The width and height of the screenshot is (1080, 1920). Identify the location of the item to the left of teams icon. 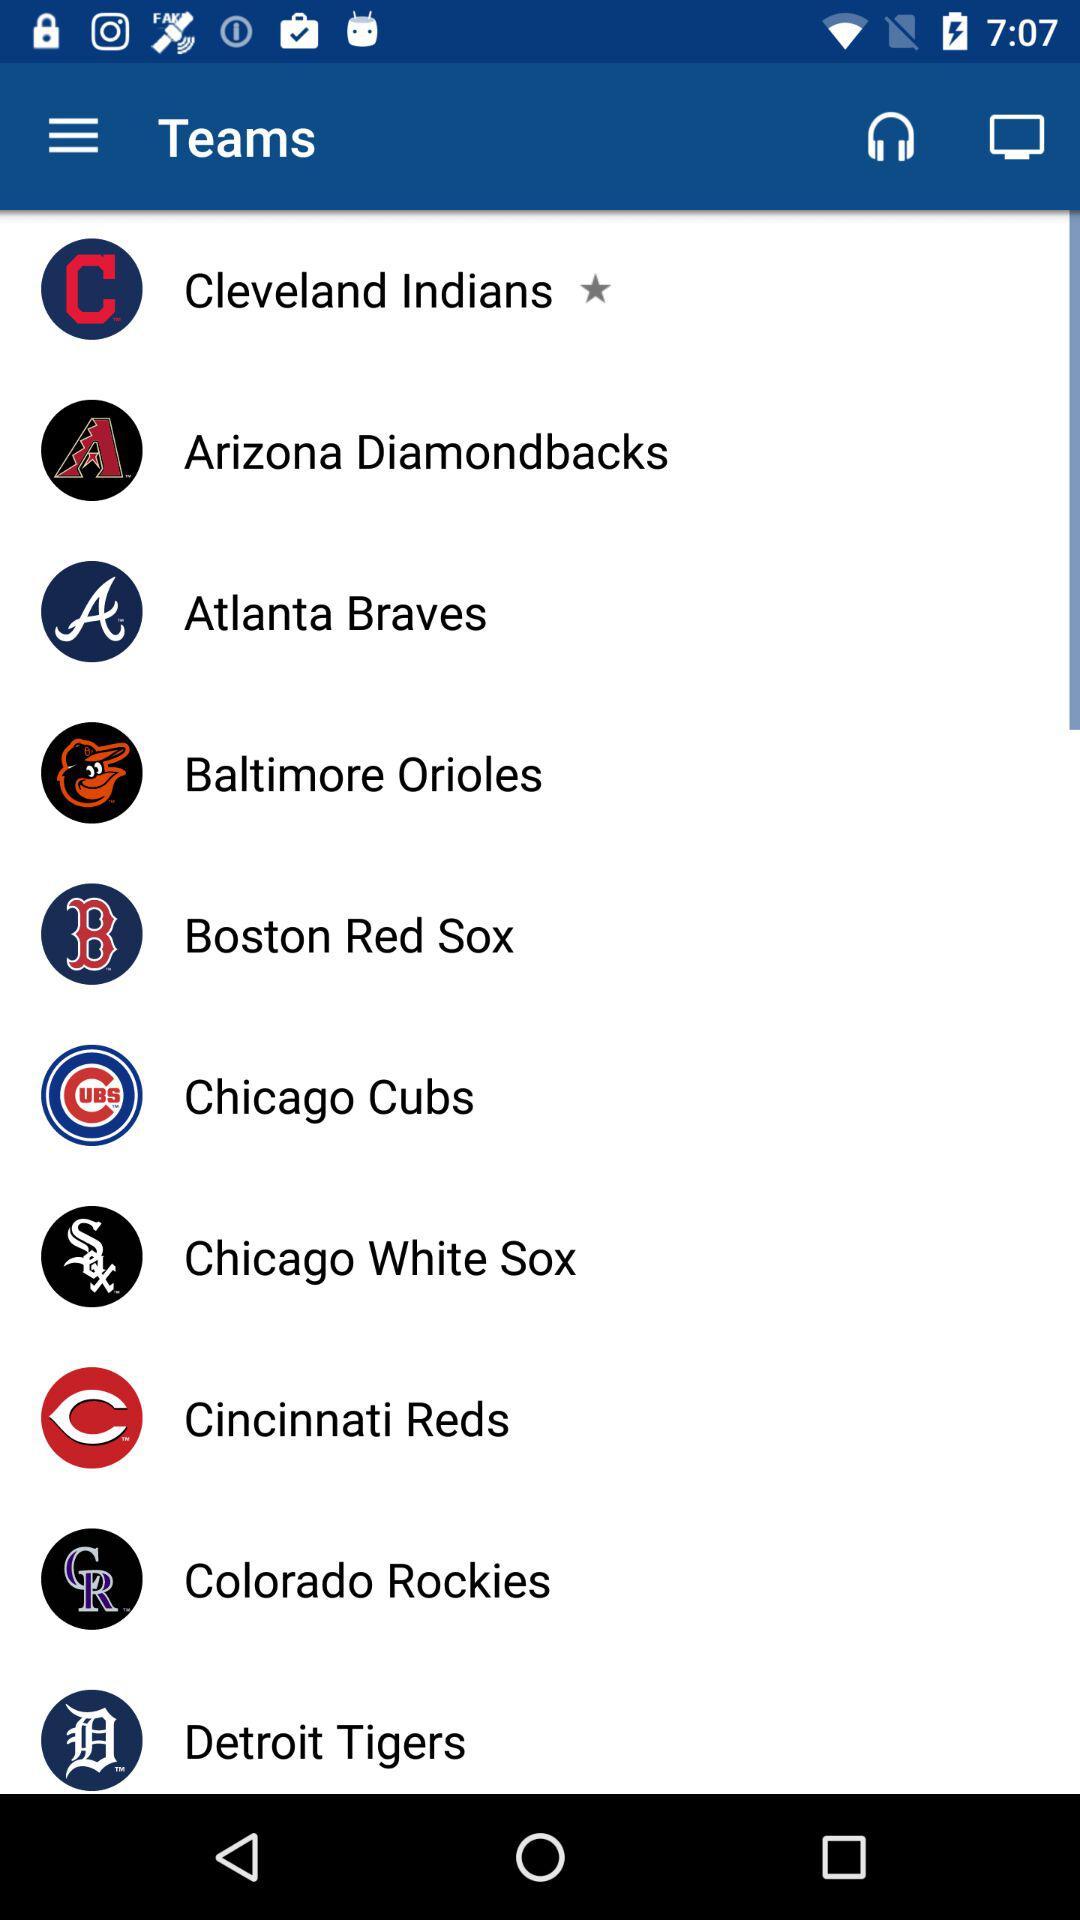
(72, 135).